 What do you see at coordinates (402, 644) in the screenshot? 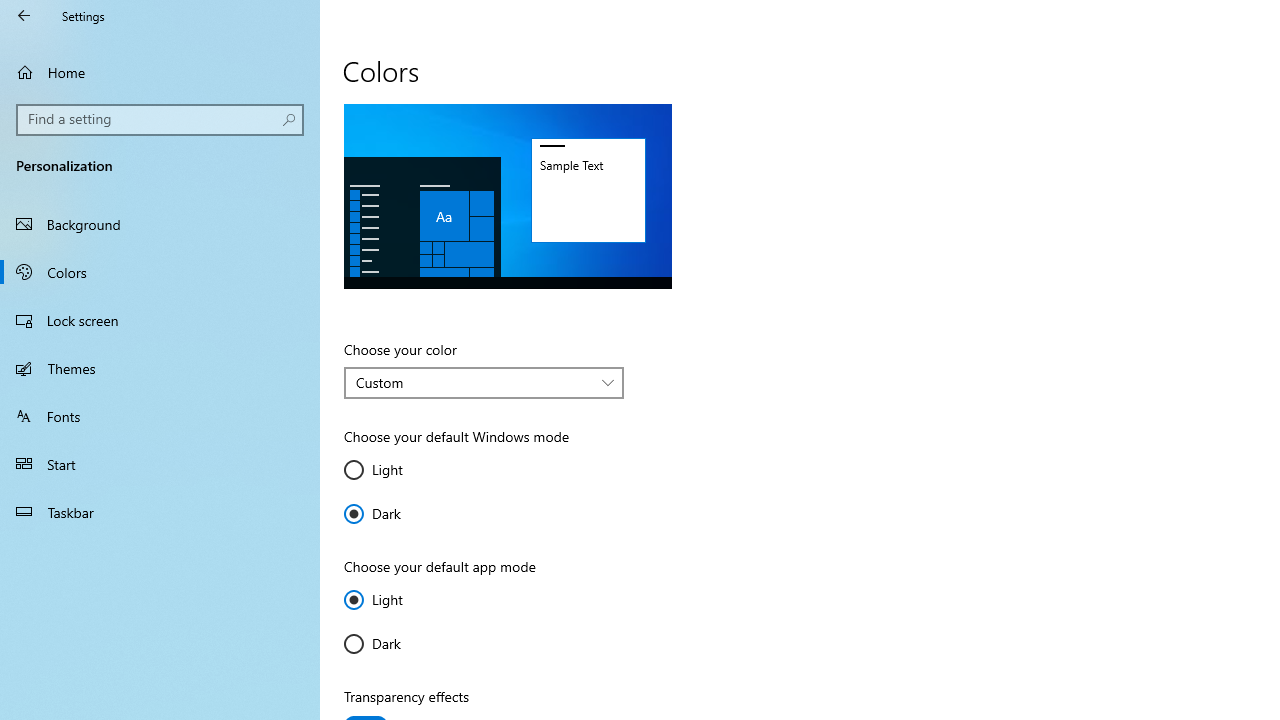
I see `'Dark'` at bounding box center [402, 644].